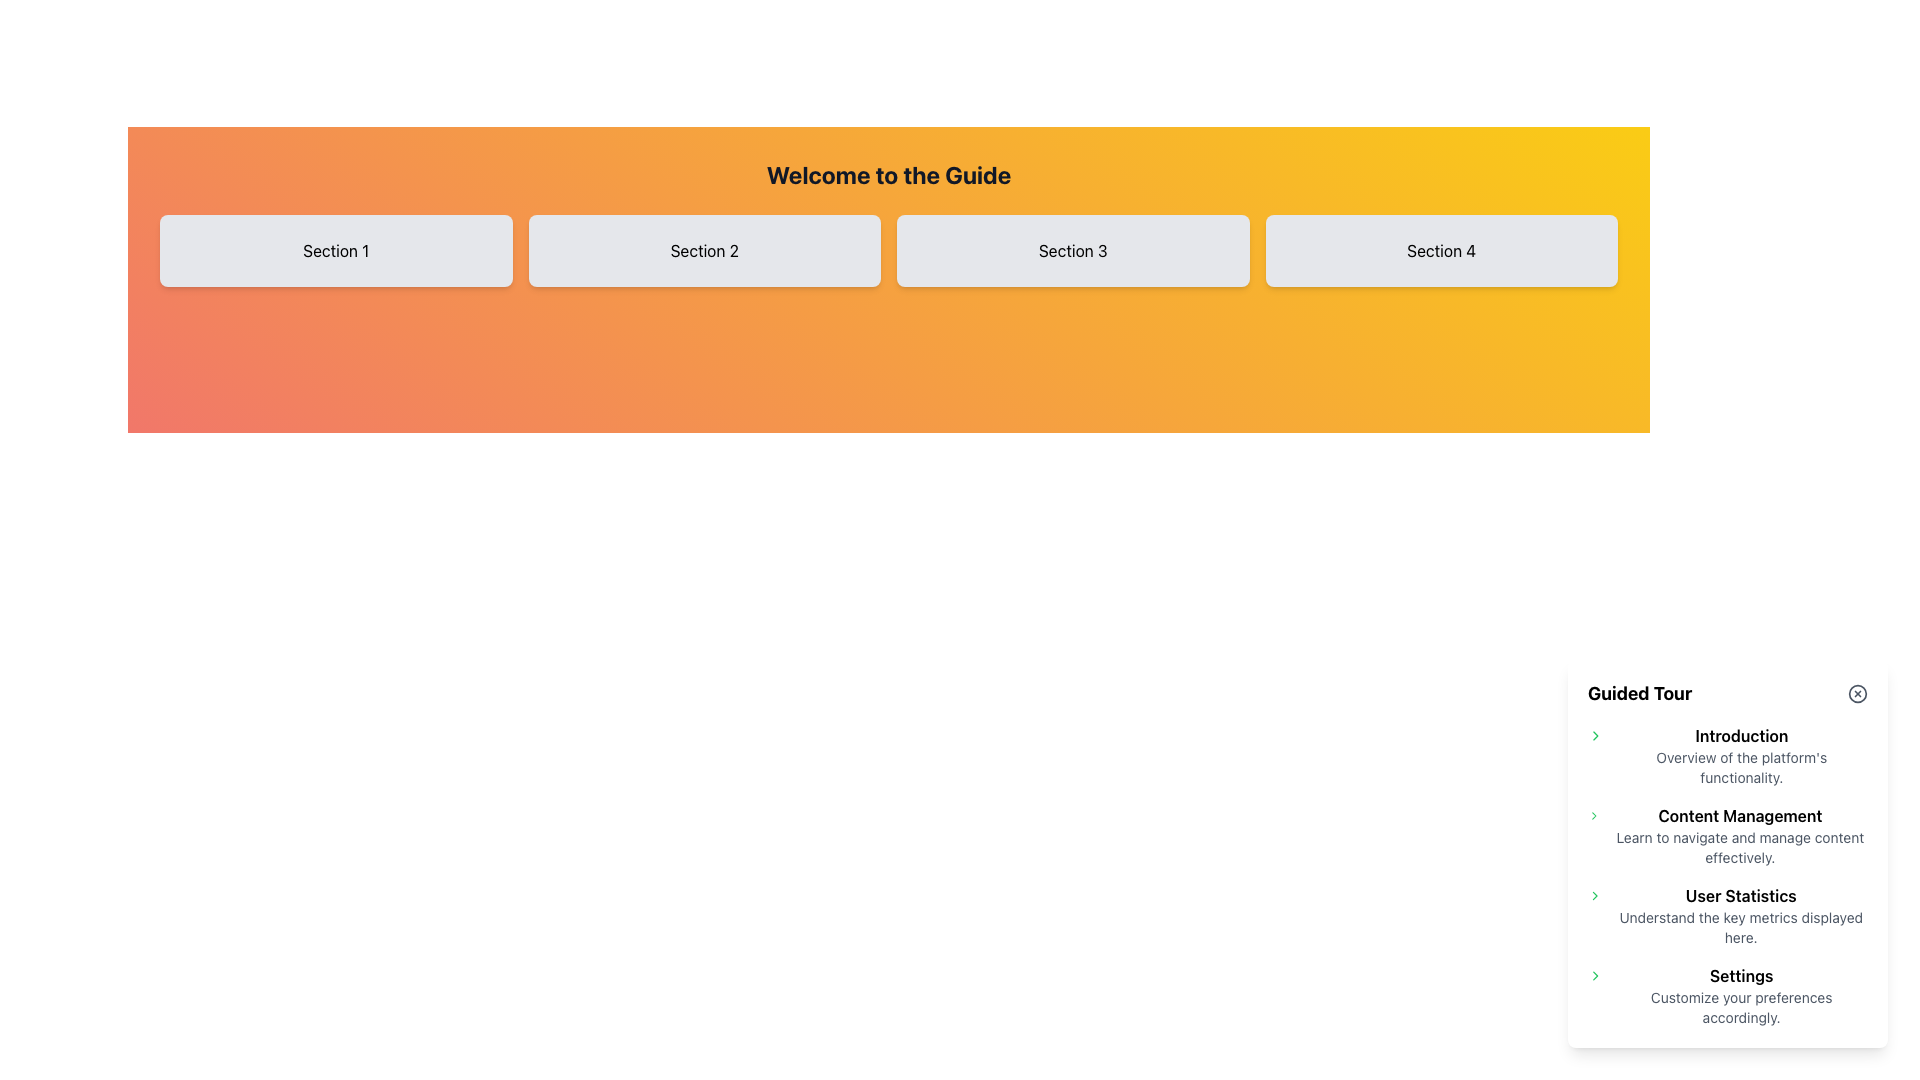 This screenshot has height=1080, width=1920. What do you see at coordinates (704, 249) in the screenshot?
I see `the 'Section 2' card` at bounding box center [704, 249].